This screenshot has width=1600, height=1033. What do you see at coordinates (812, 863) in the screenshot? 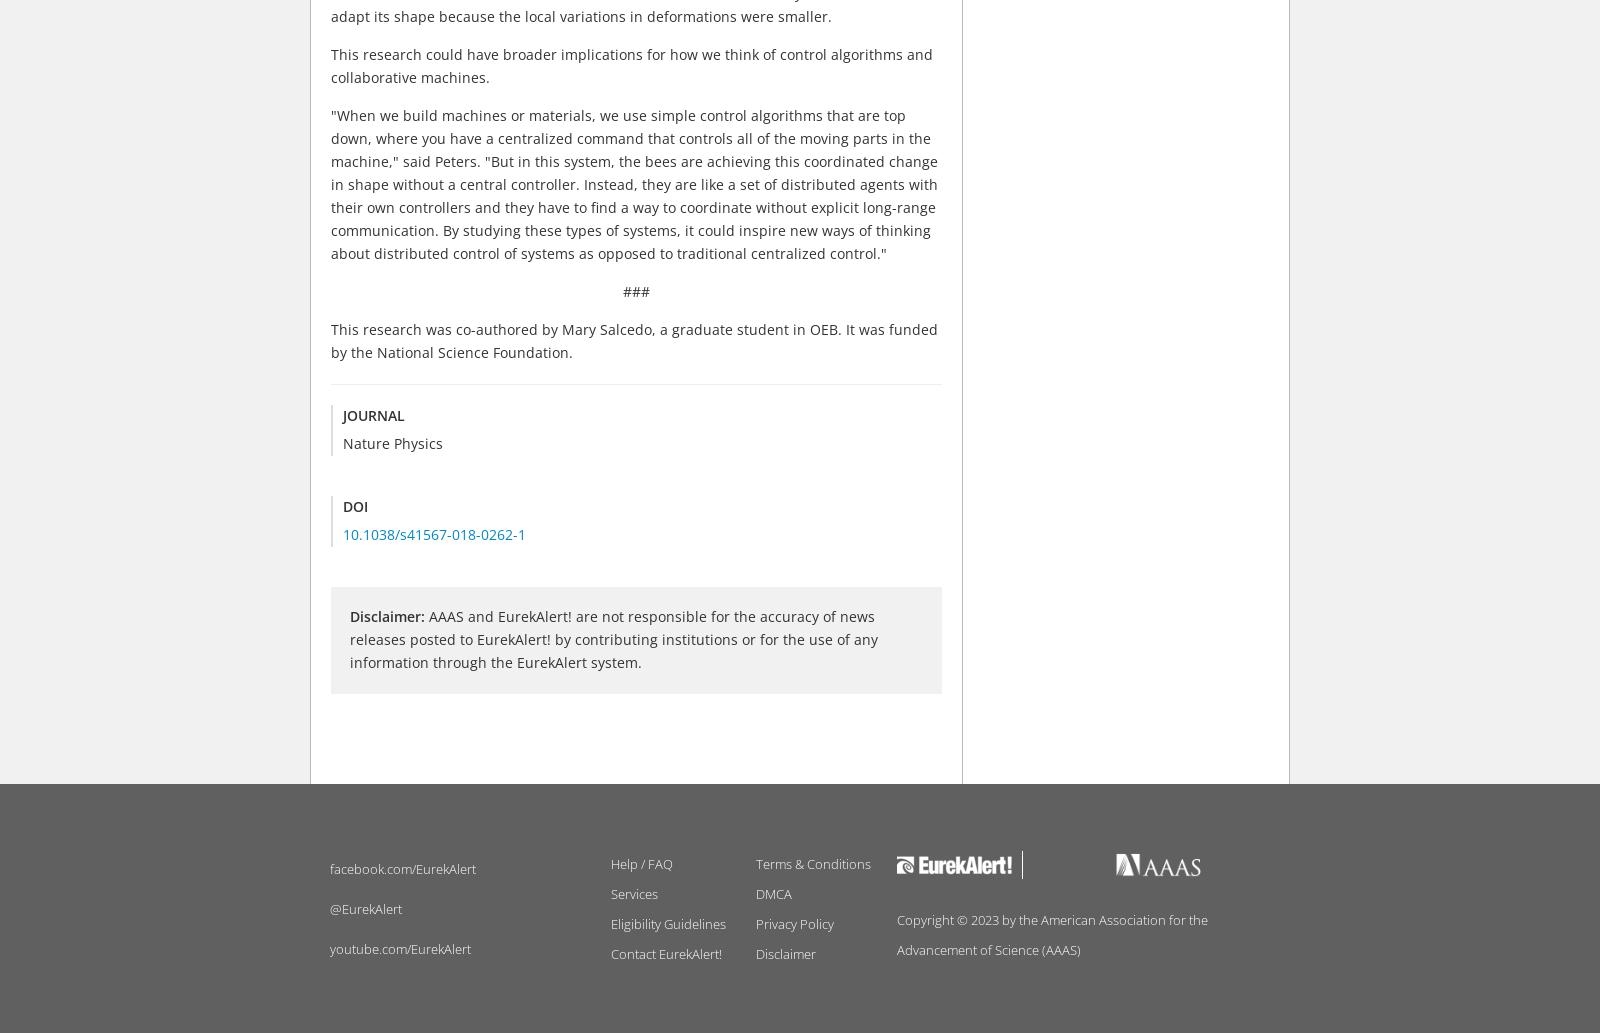
I see `'Terms & Conditions'` at bounding box center [812, 863].